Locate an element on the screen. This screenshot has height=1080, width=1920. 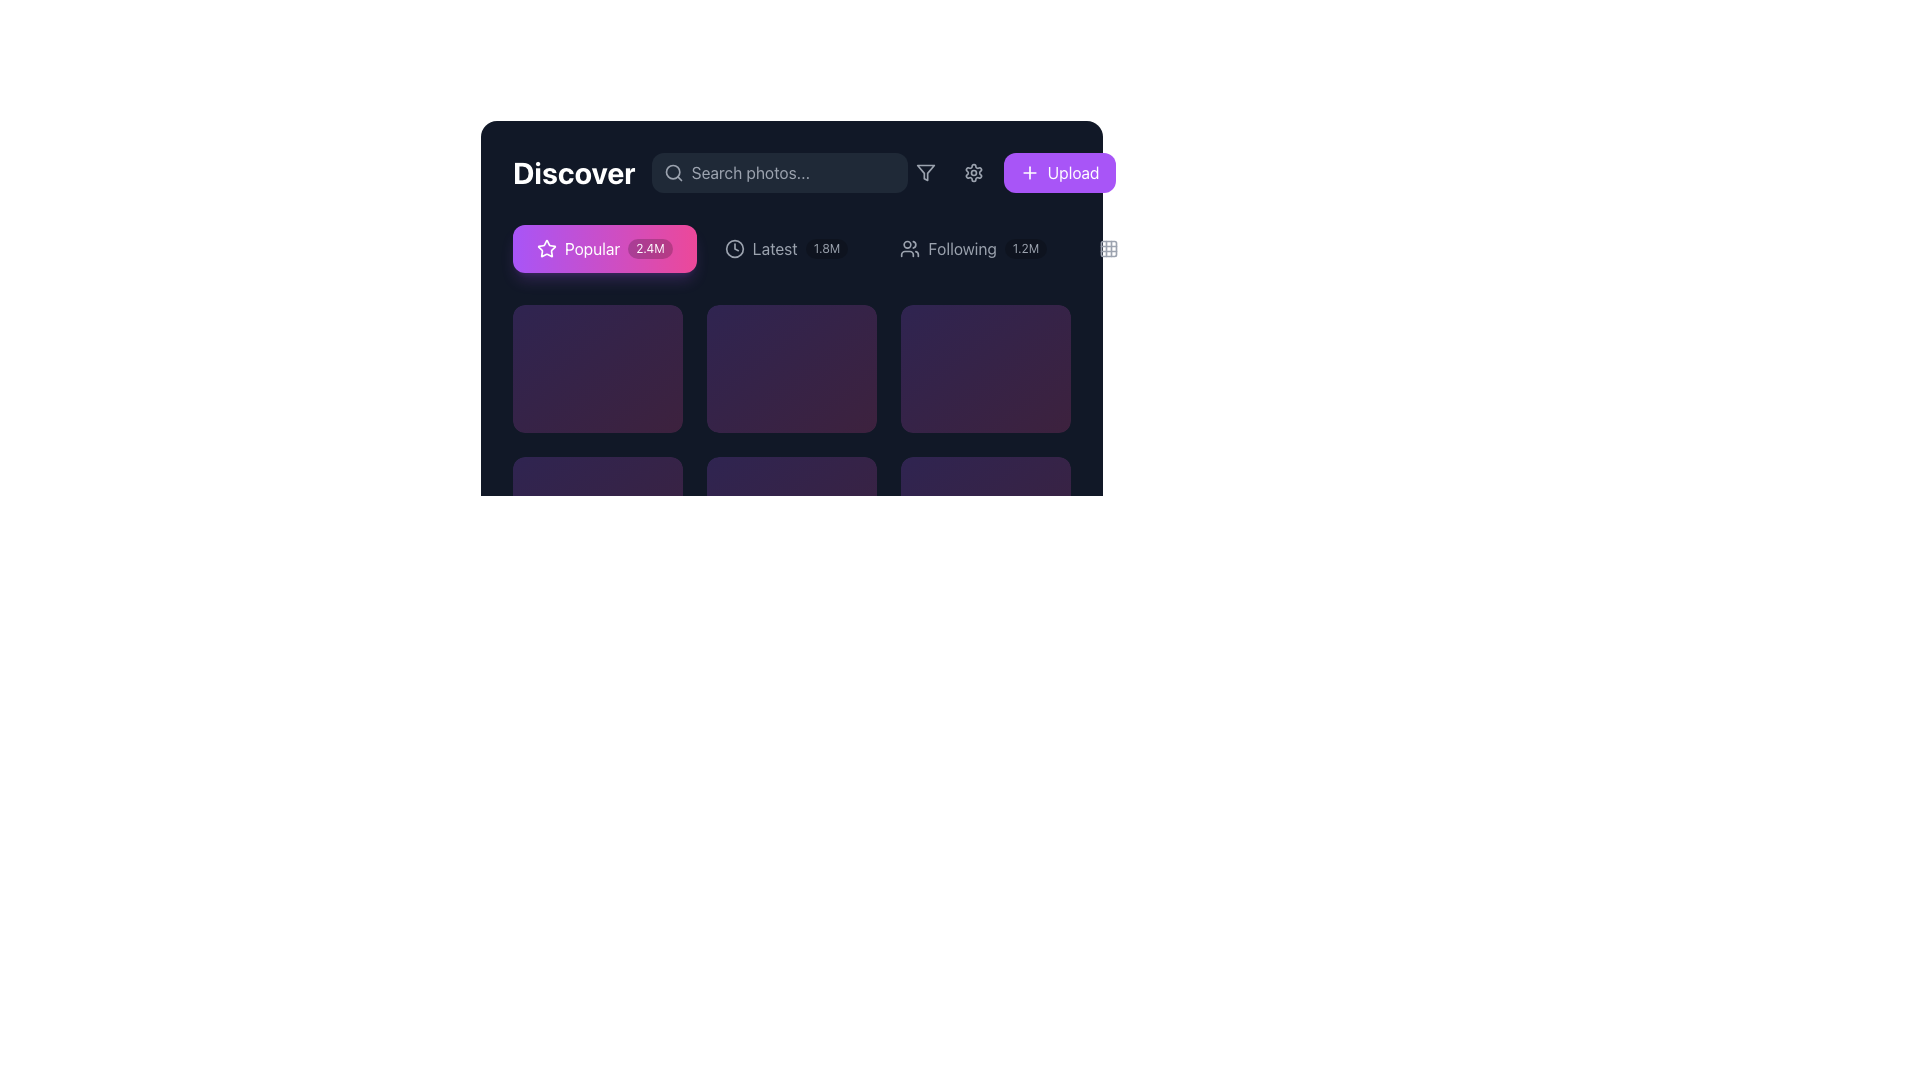
the filter button with an icon located in the top-right section of the interface, the first icon from the left in a row of icons and buttons is located at coordinates (924, 172).